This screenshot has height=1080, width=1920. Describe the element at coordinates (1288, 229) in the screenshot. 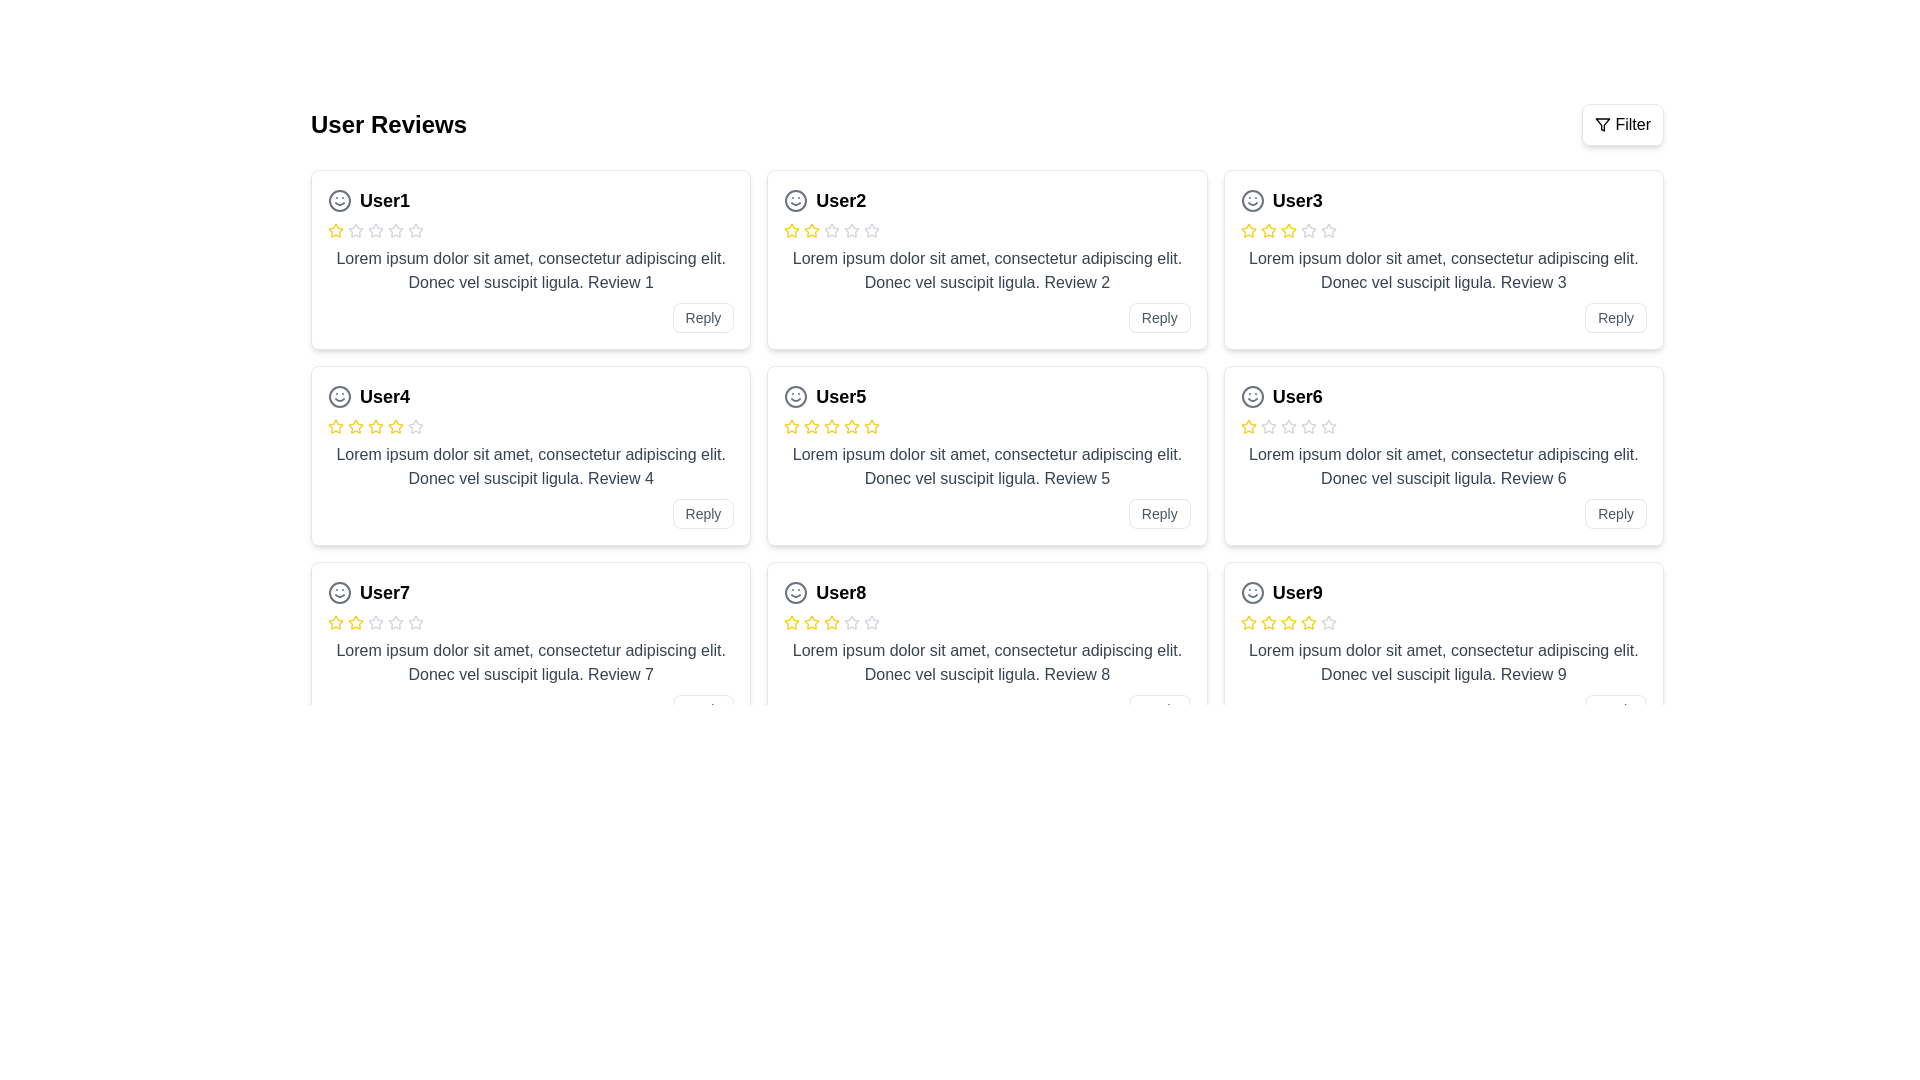

I see `the second rating star icon, which visually represents a two-star rating on the User3 review card located in the middle column of the review grid` at that location.